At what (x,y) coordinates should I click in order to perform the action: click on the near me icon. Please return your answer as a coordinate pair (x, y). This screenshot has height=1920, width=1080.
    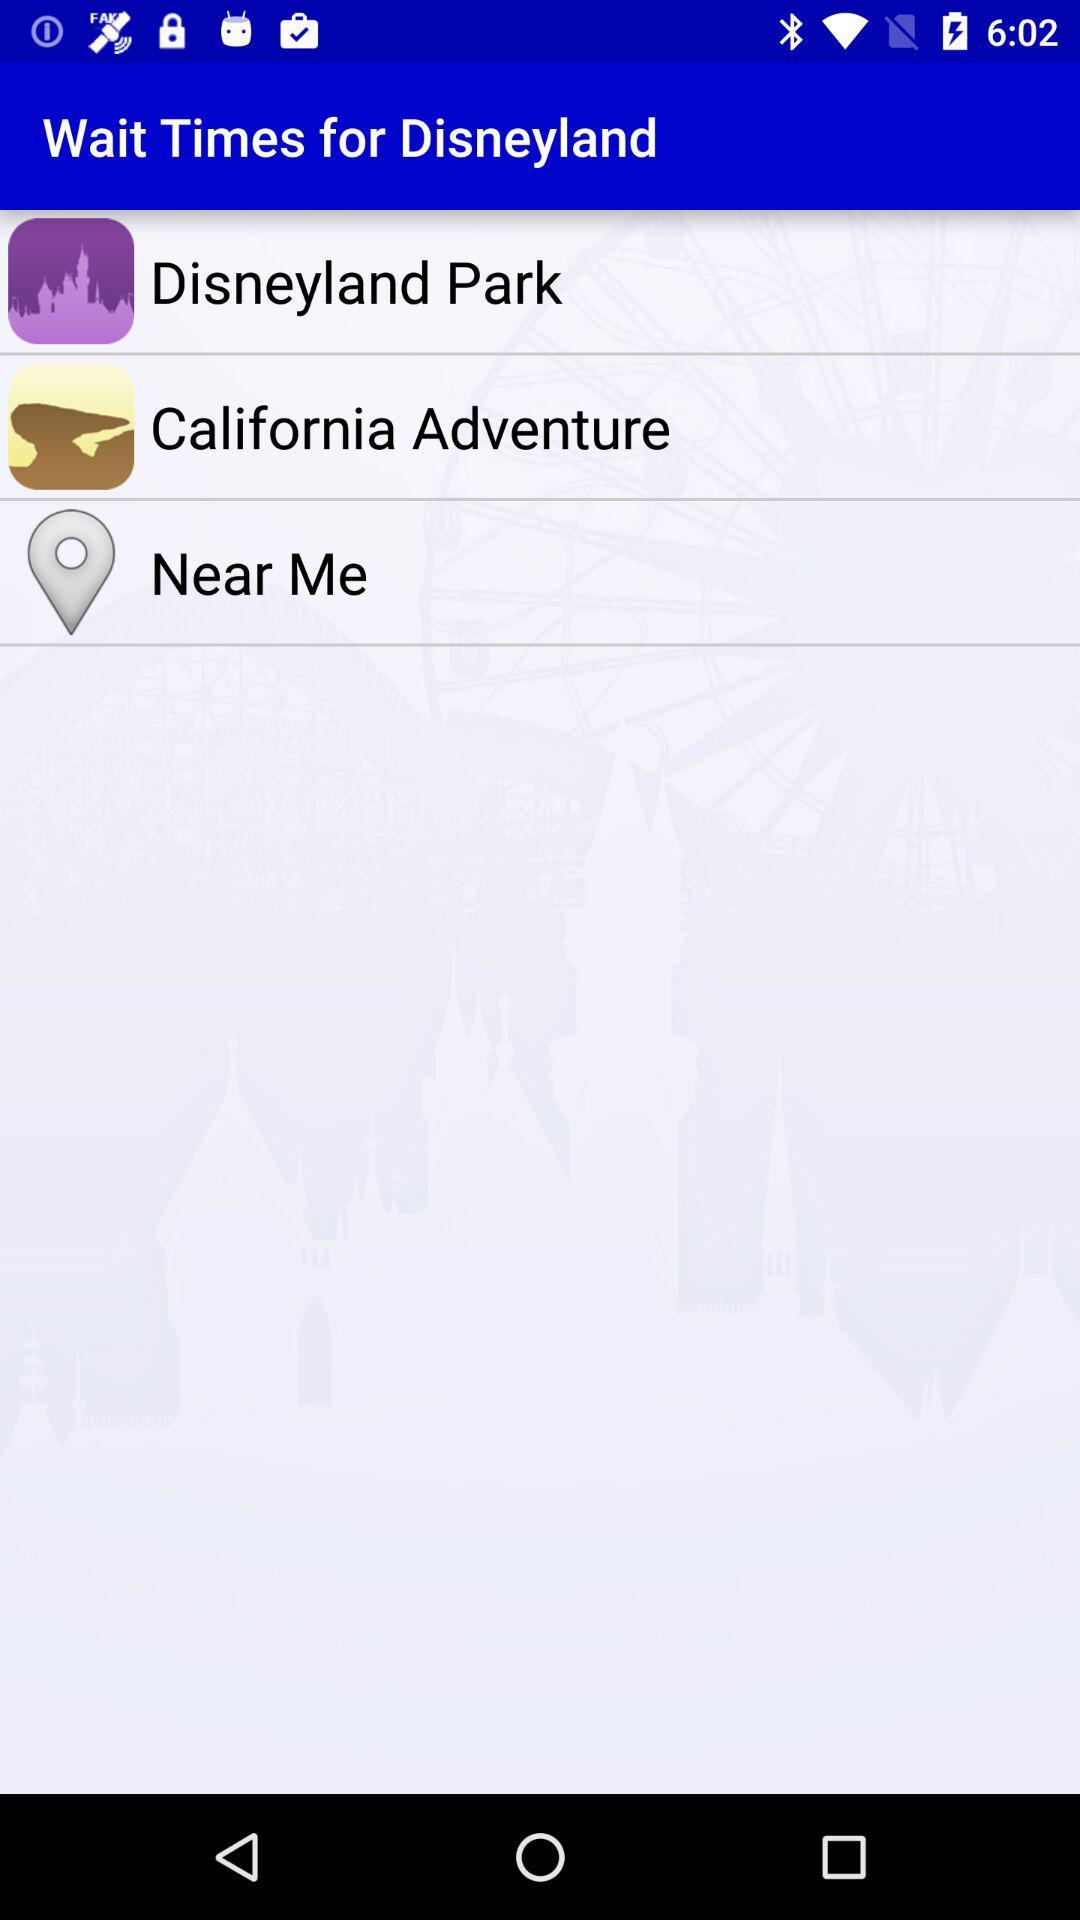
    Looking at the image, I should click on (609, 571).